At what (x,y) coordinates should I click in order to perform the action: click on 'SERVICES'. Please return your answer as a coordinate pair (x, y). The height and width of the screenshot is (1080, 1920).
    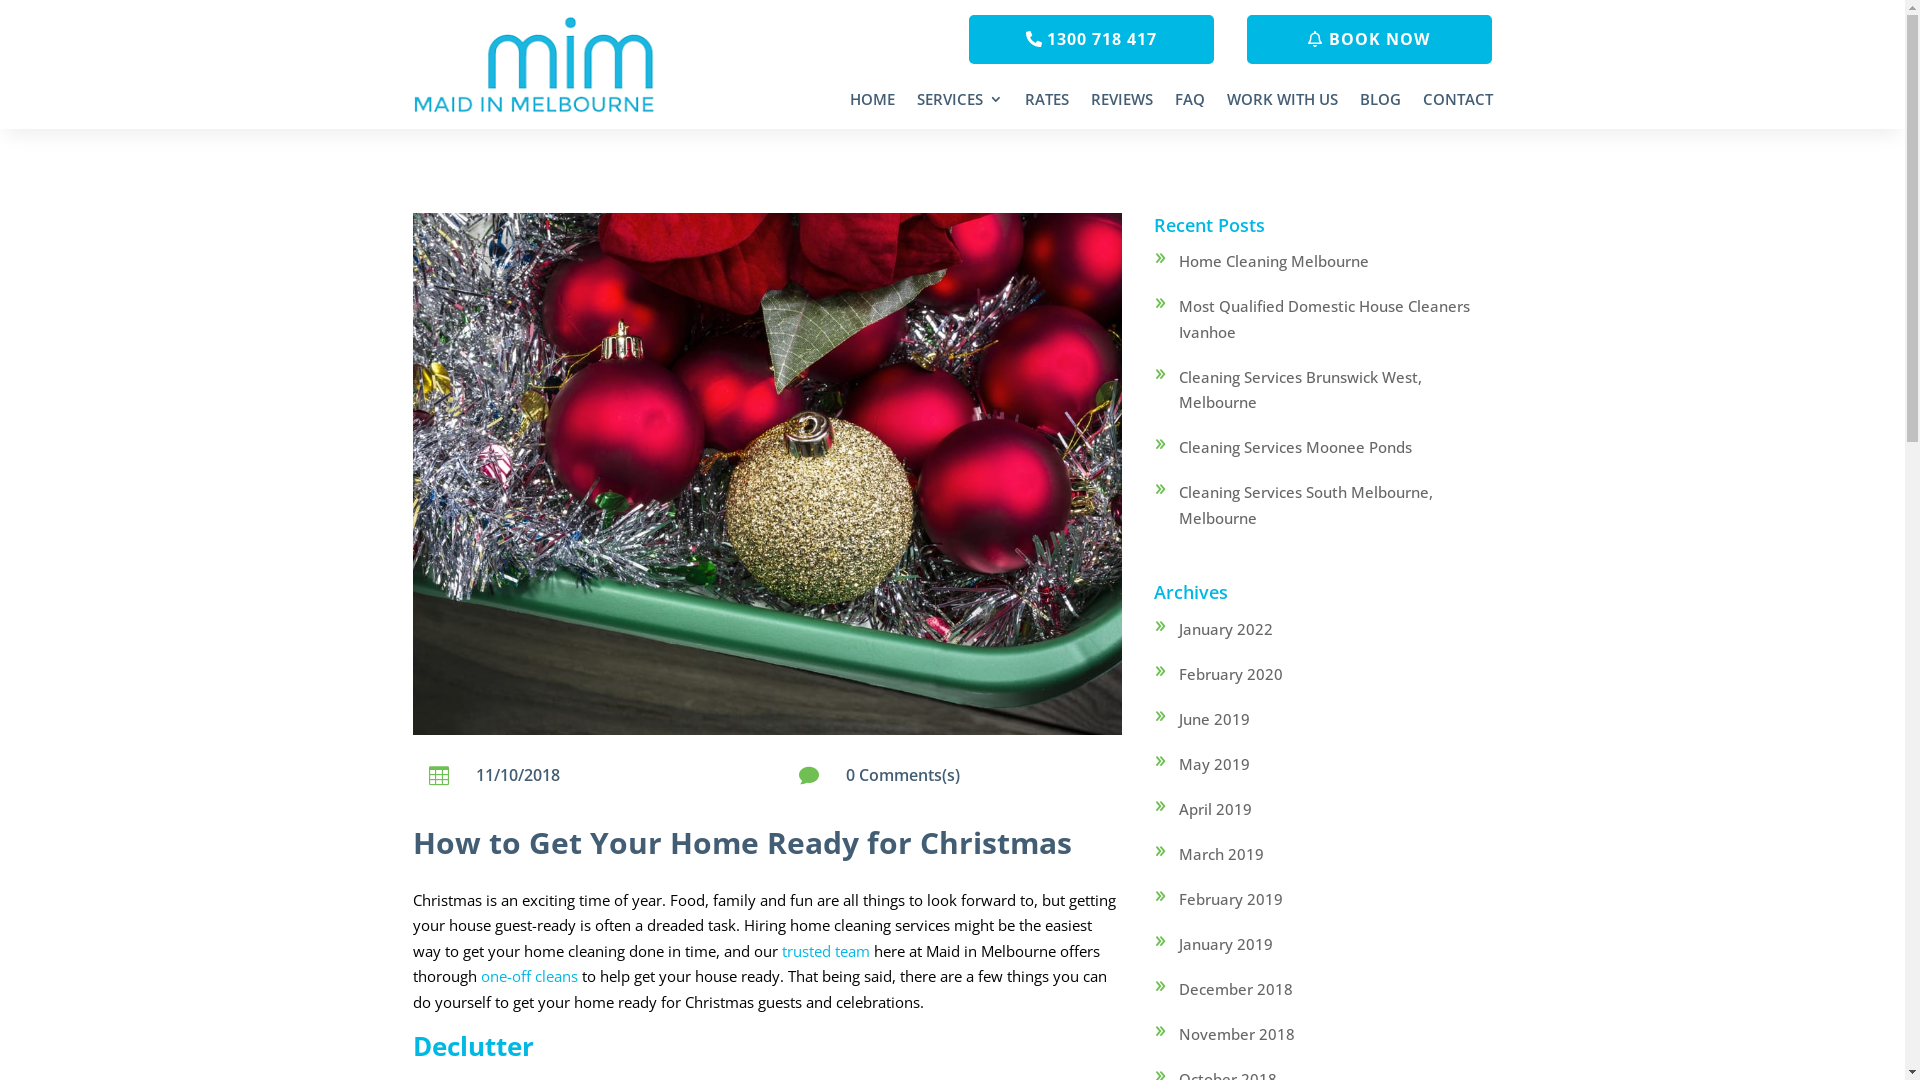
    Looking at the image, I should click on (958, 103).